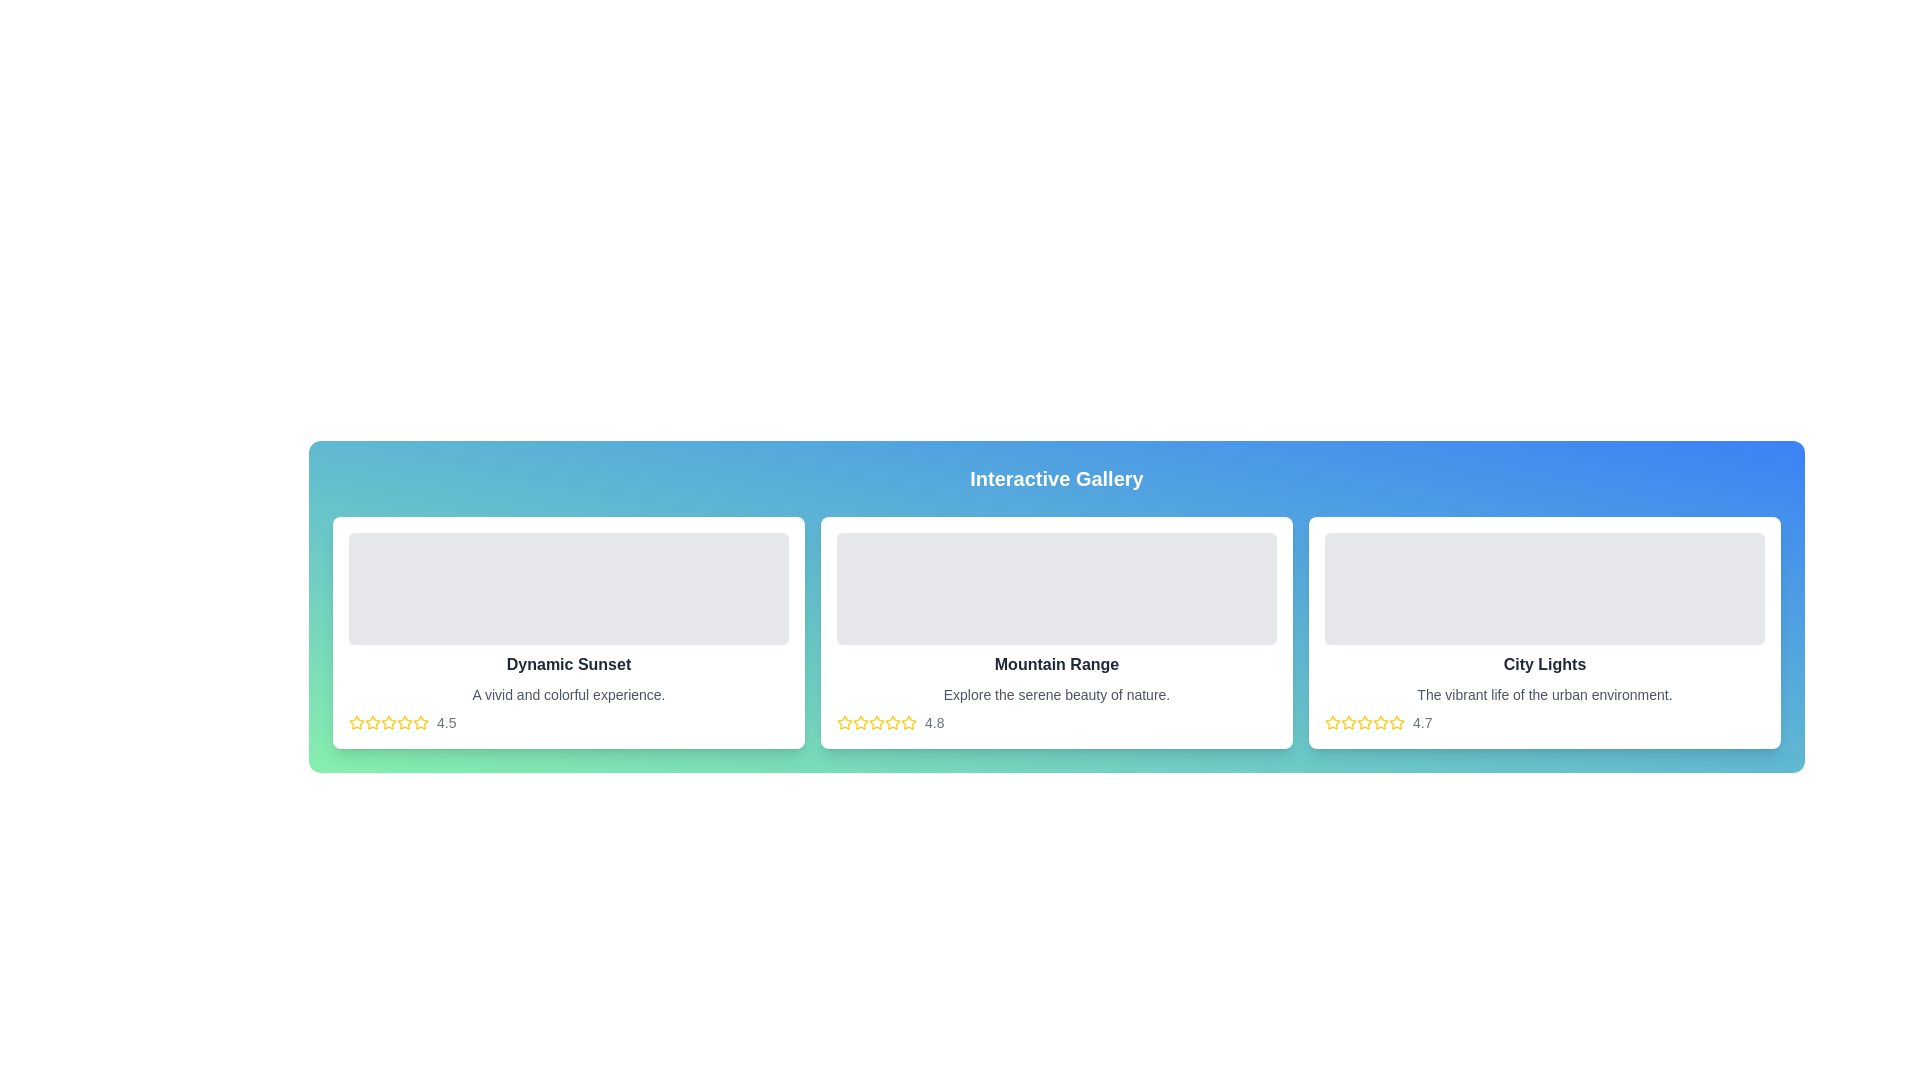 The image size is (1920, 1080). Describe the element at coordinates (1363, 722) in the screenshot. I see `the fifth star icon in the rating system below the 'City Lights' card` at that location.